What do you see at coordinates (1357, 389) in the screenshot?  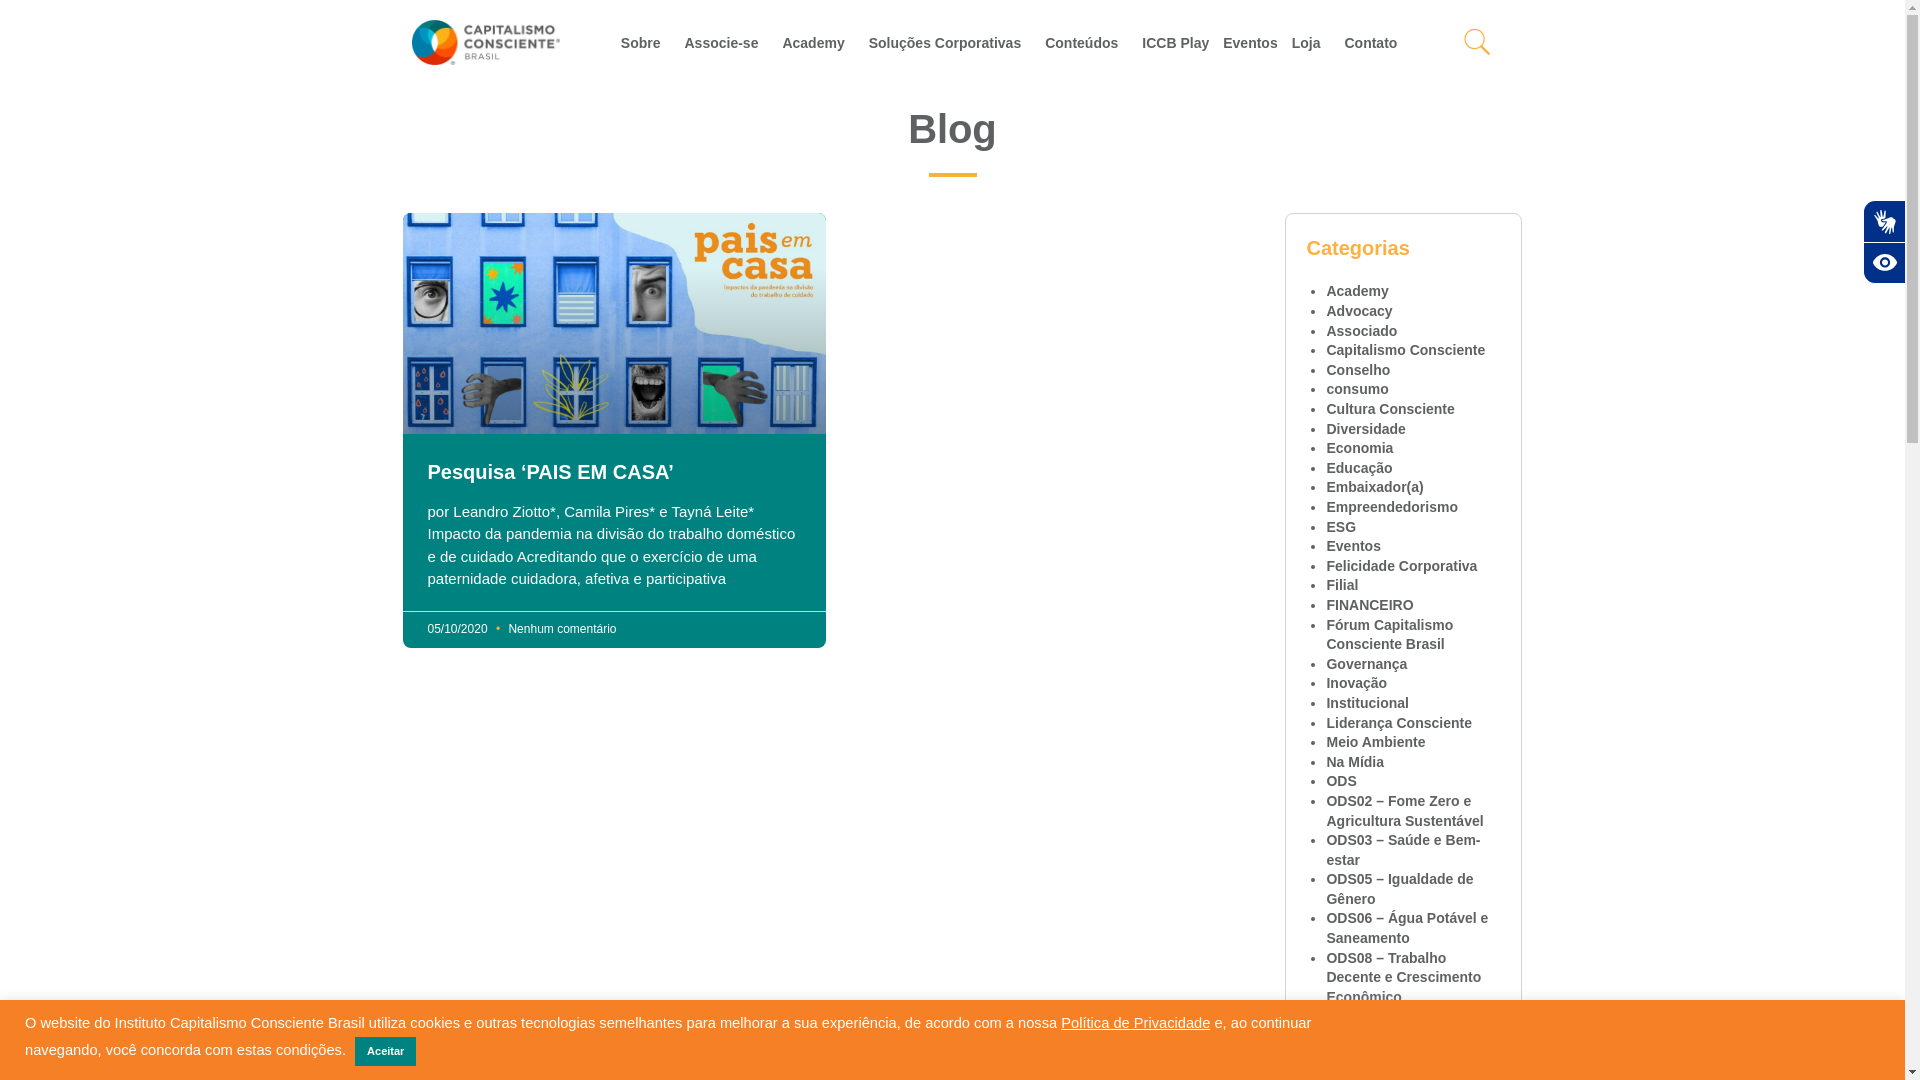 I see `'consumo'` at bounding box center [1357, 389].